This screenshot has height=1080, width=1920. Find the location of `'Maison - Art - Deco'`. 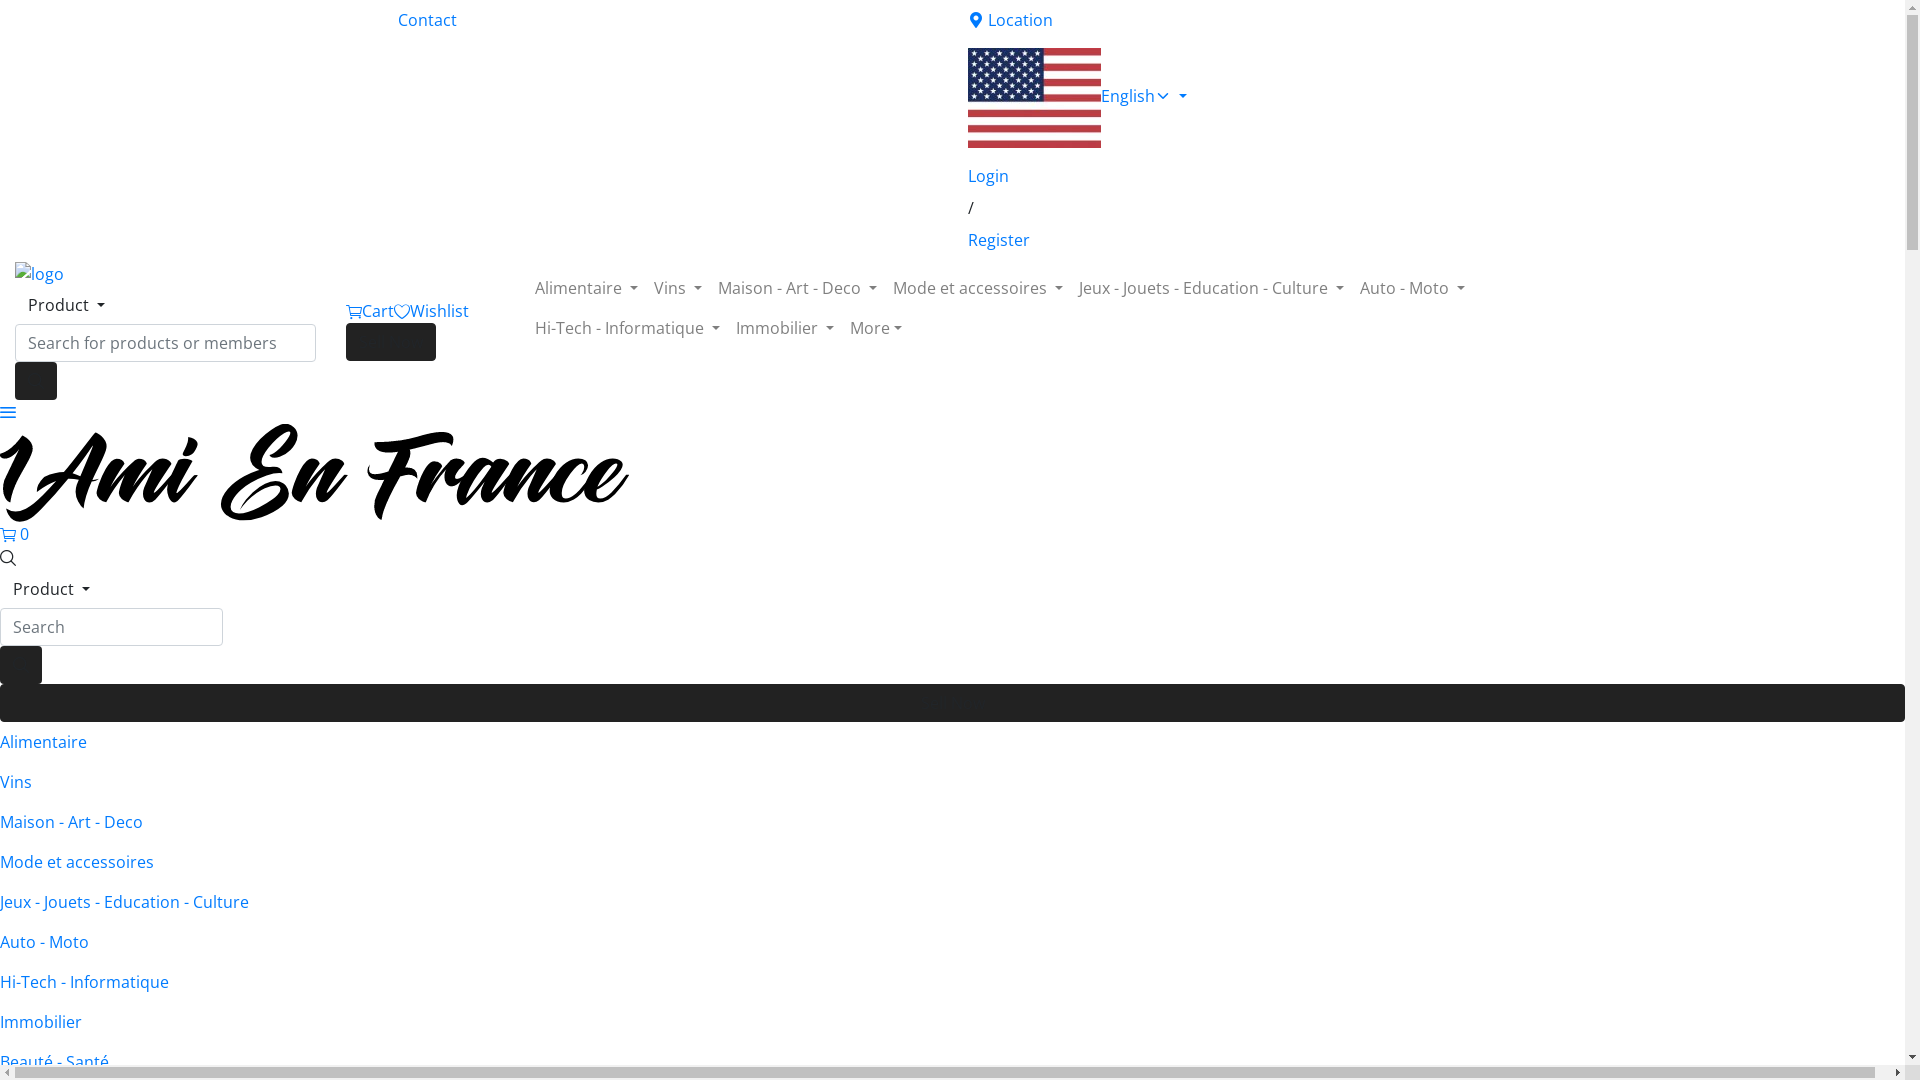

'Maison - Art - Deco' is located at coordinates (951, 821).